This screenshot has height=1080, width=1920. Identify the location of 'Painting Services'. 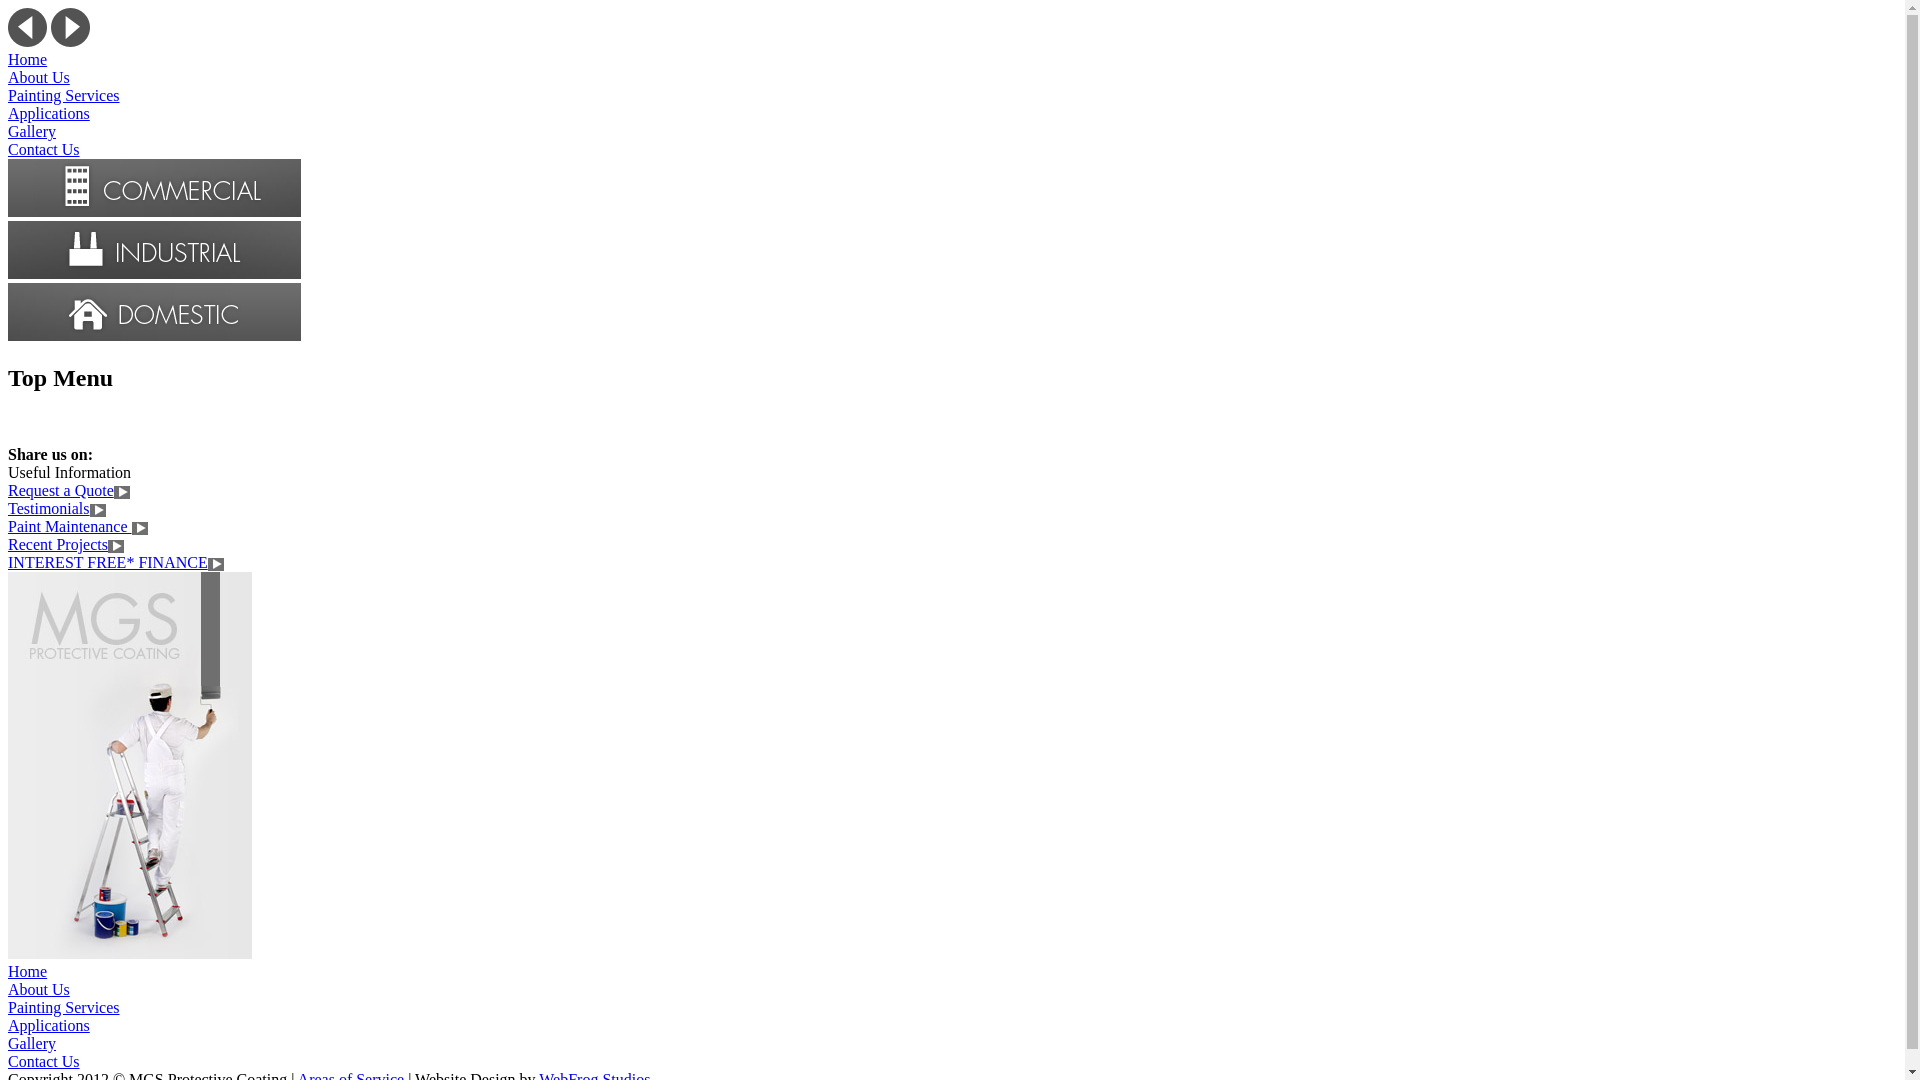
(63, 1007).